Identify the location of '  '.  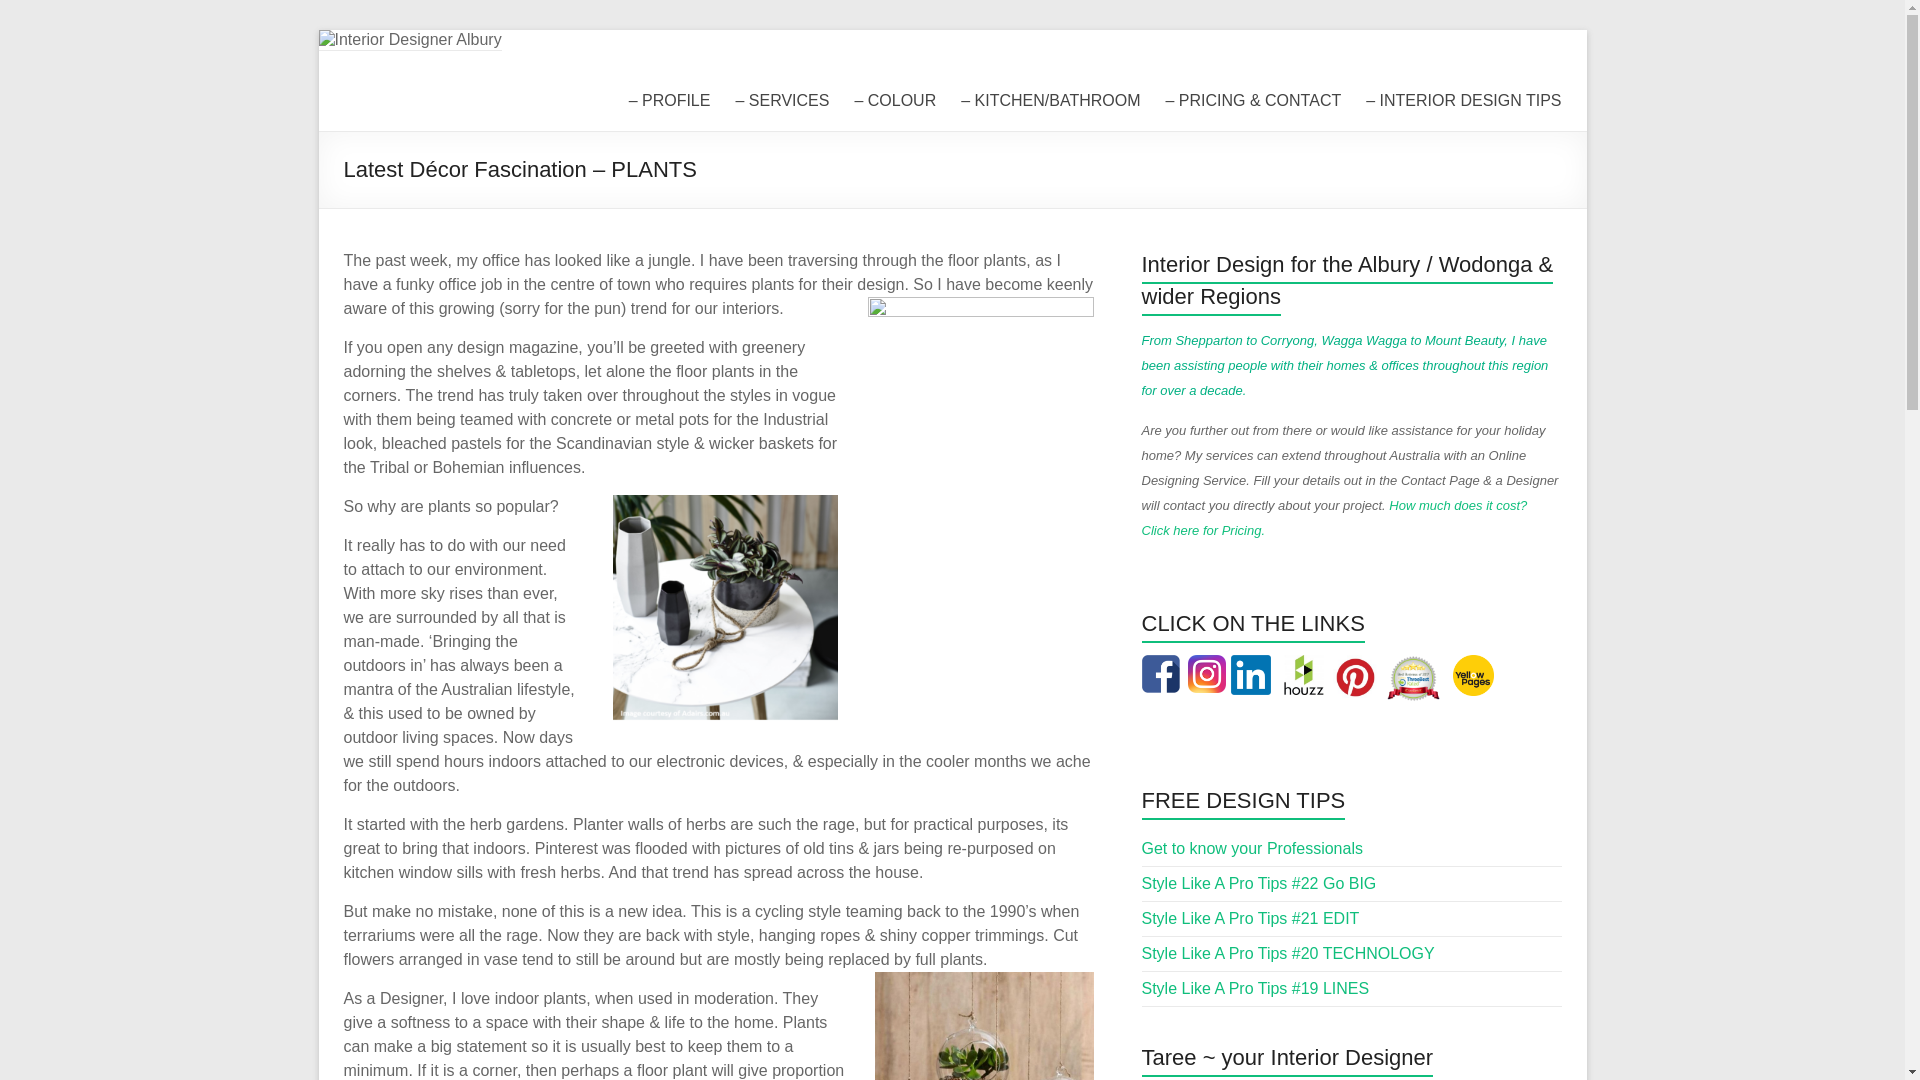
(1165, 666).